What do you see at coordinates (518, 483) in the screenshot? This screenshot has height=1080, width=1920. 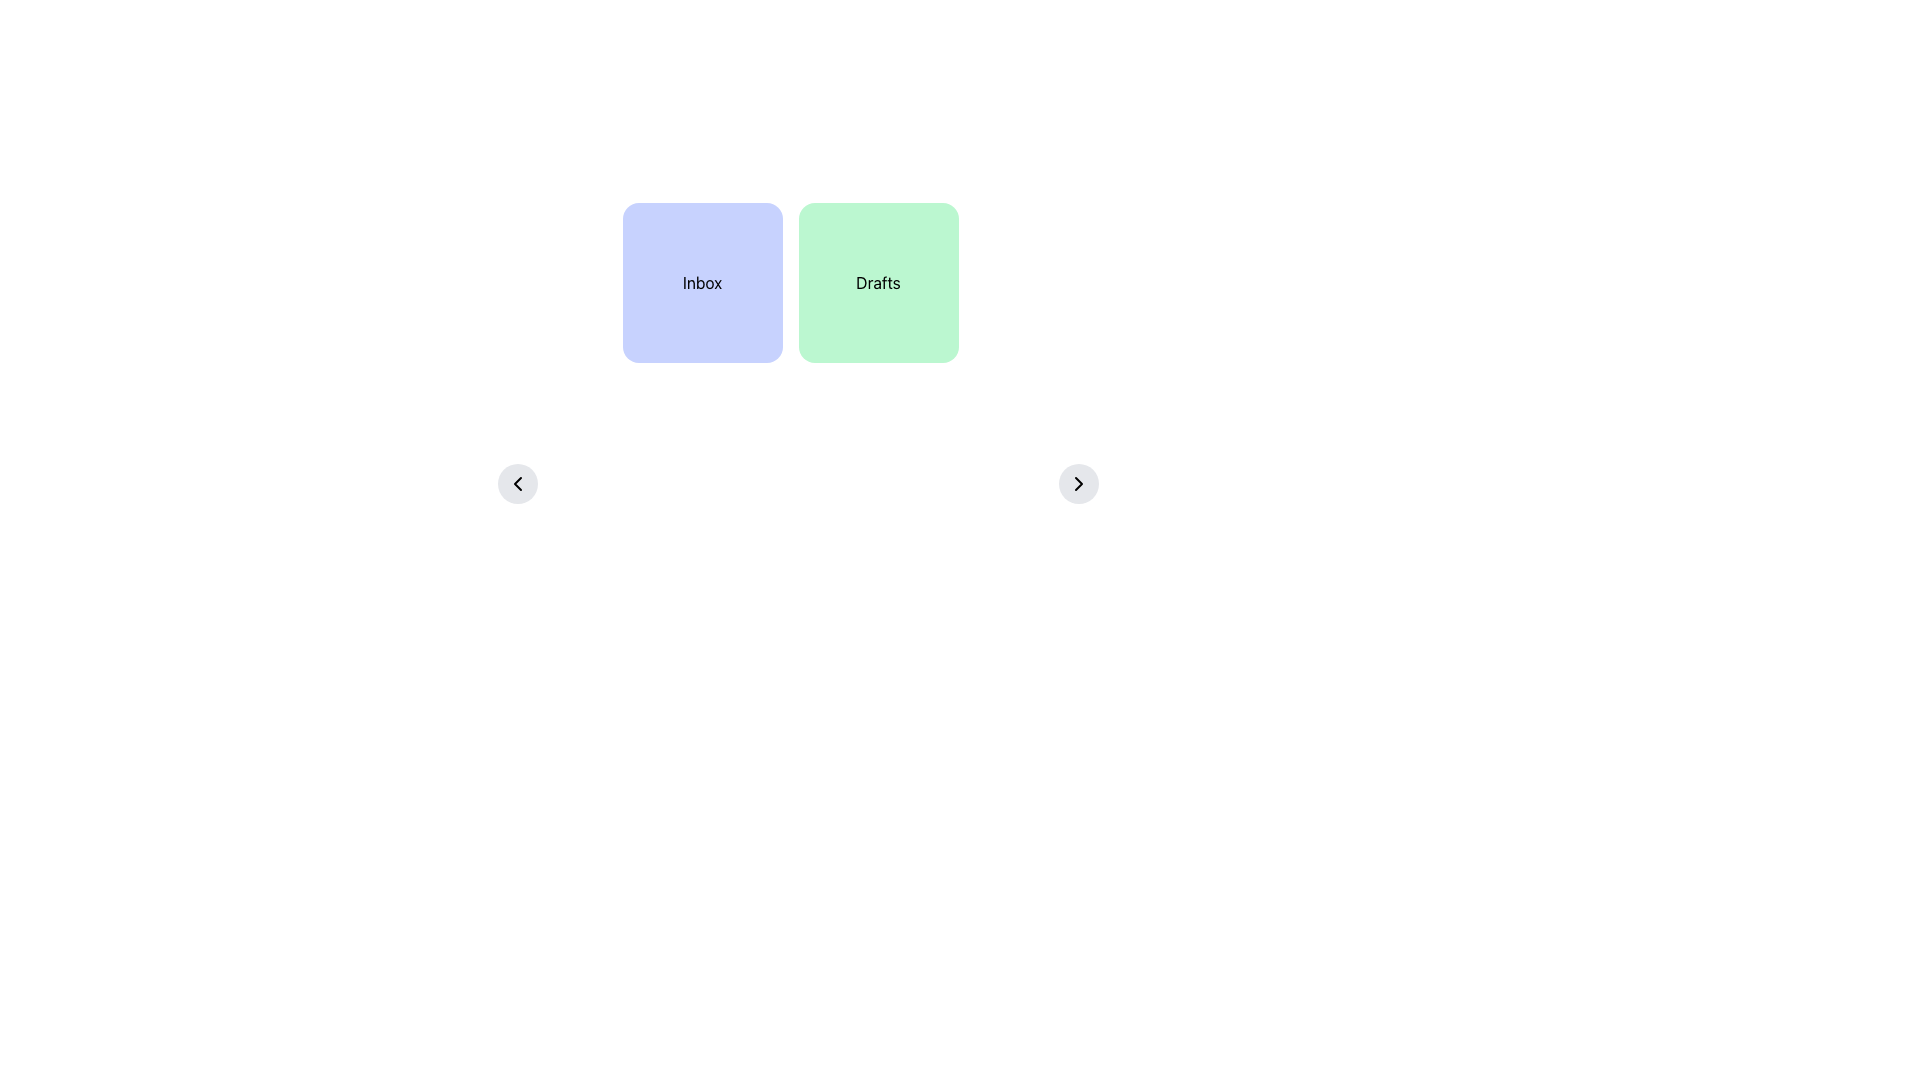 I see `the left-pointing chevron button, which is styled with a thin black outline and a light gray circular background` at bounding box center [518, 483].